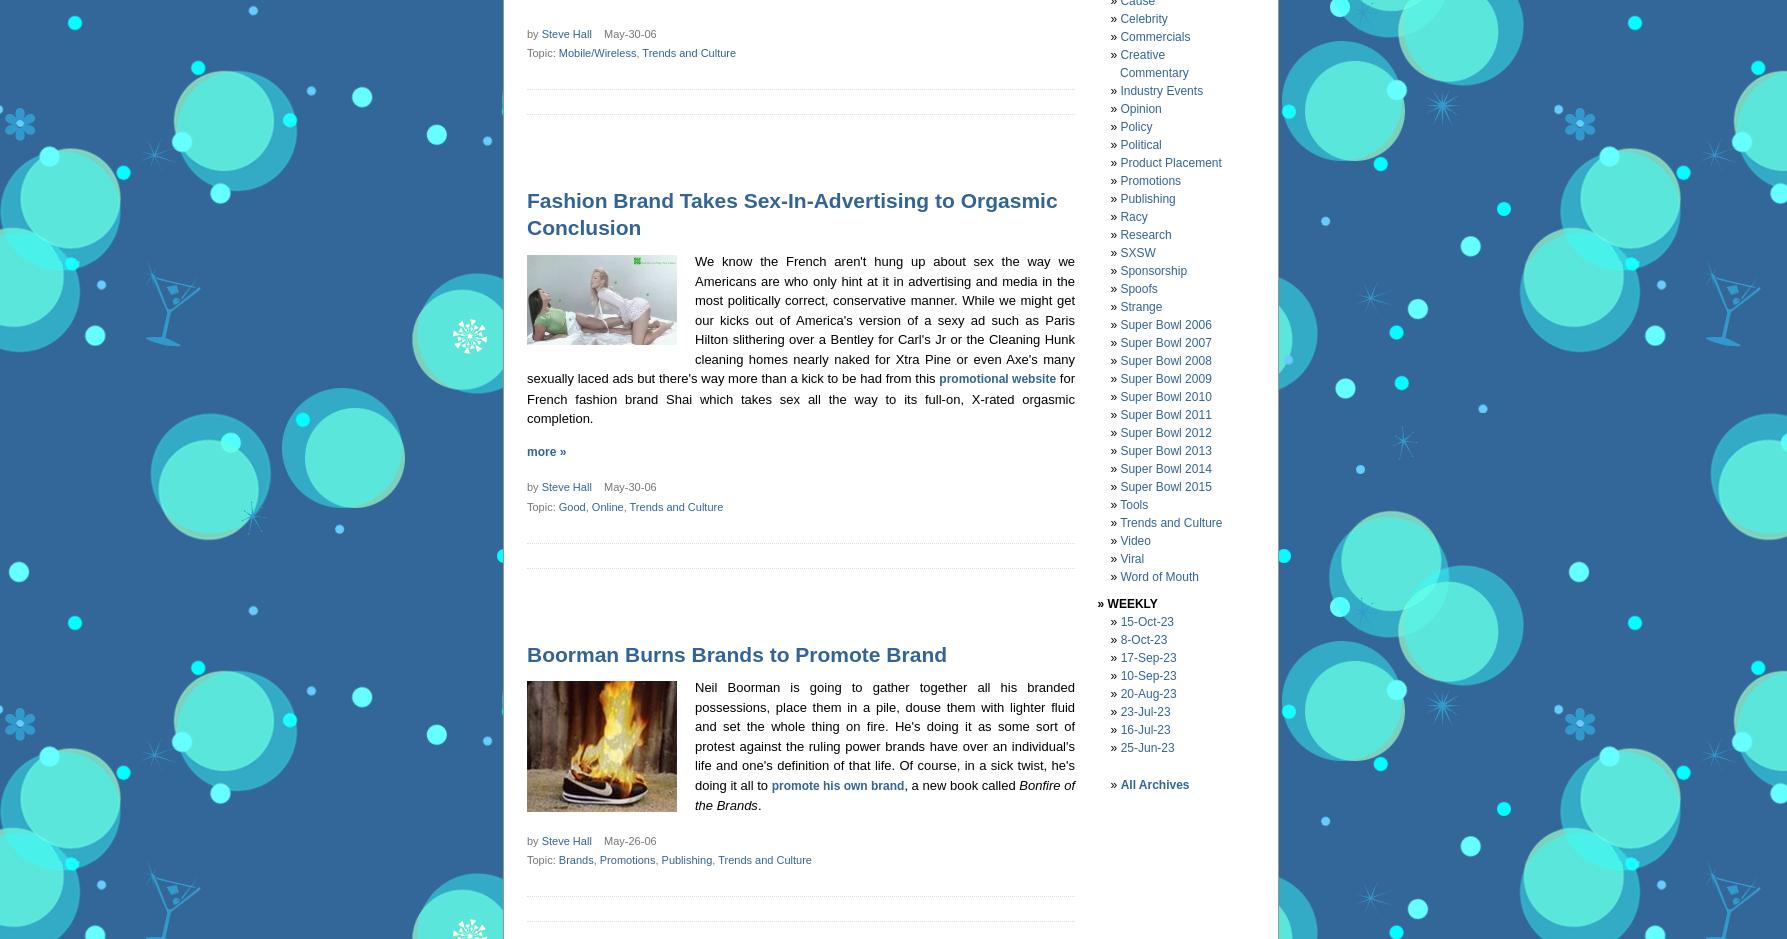 This screenshot has height=939, width=1787. I want to click on 'Online', so click(589, 506).